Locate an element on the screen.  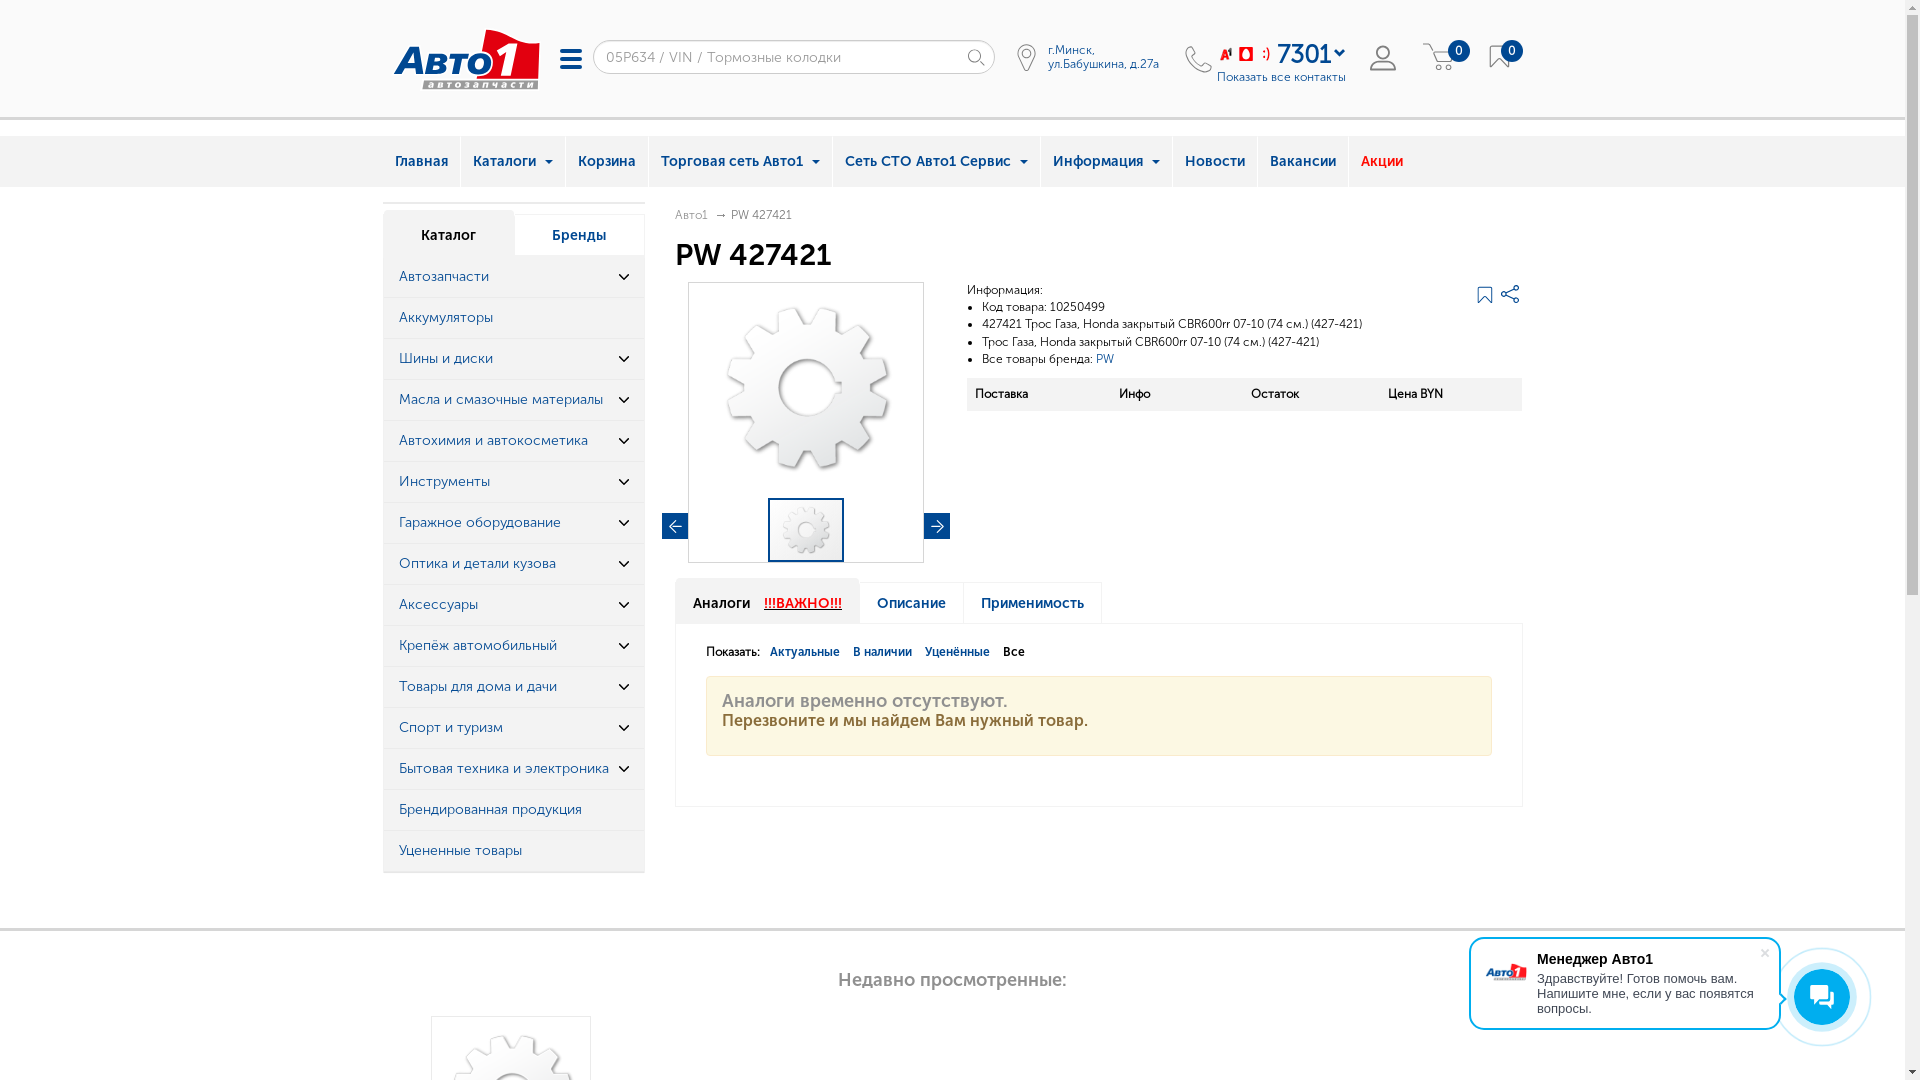
'Toggle navigation' is located at coordinates (548, 57).